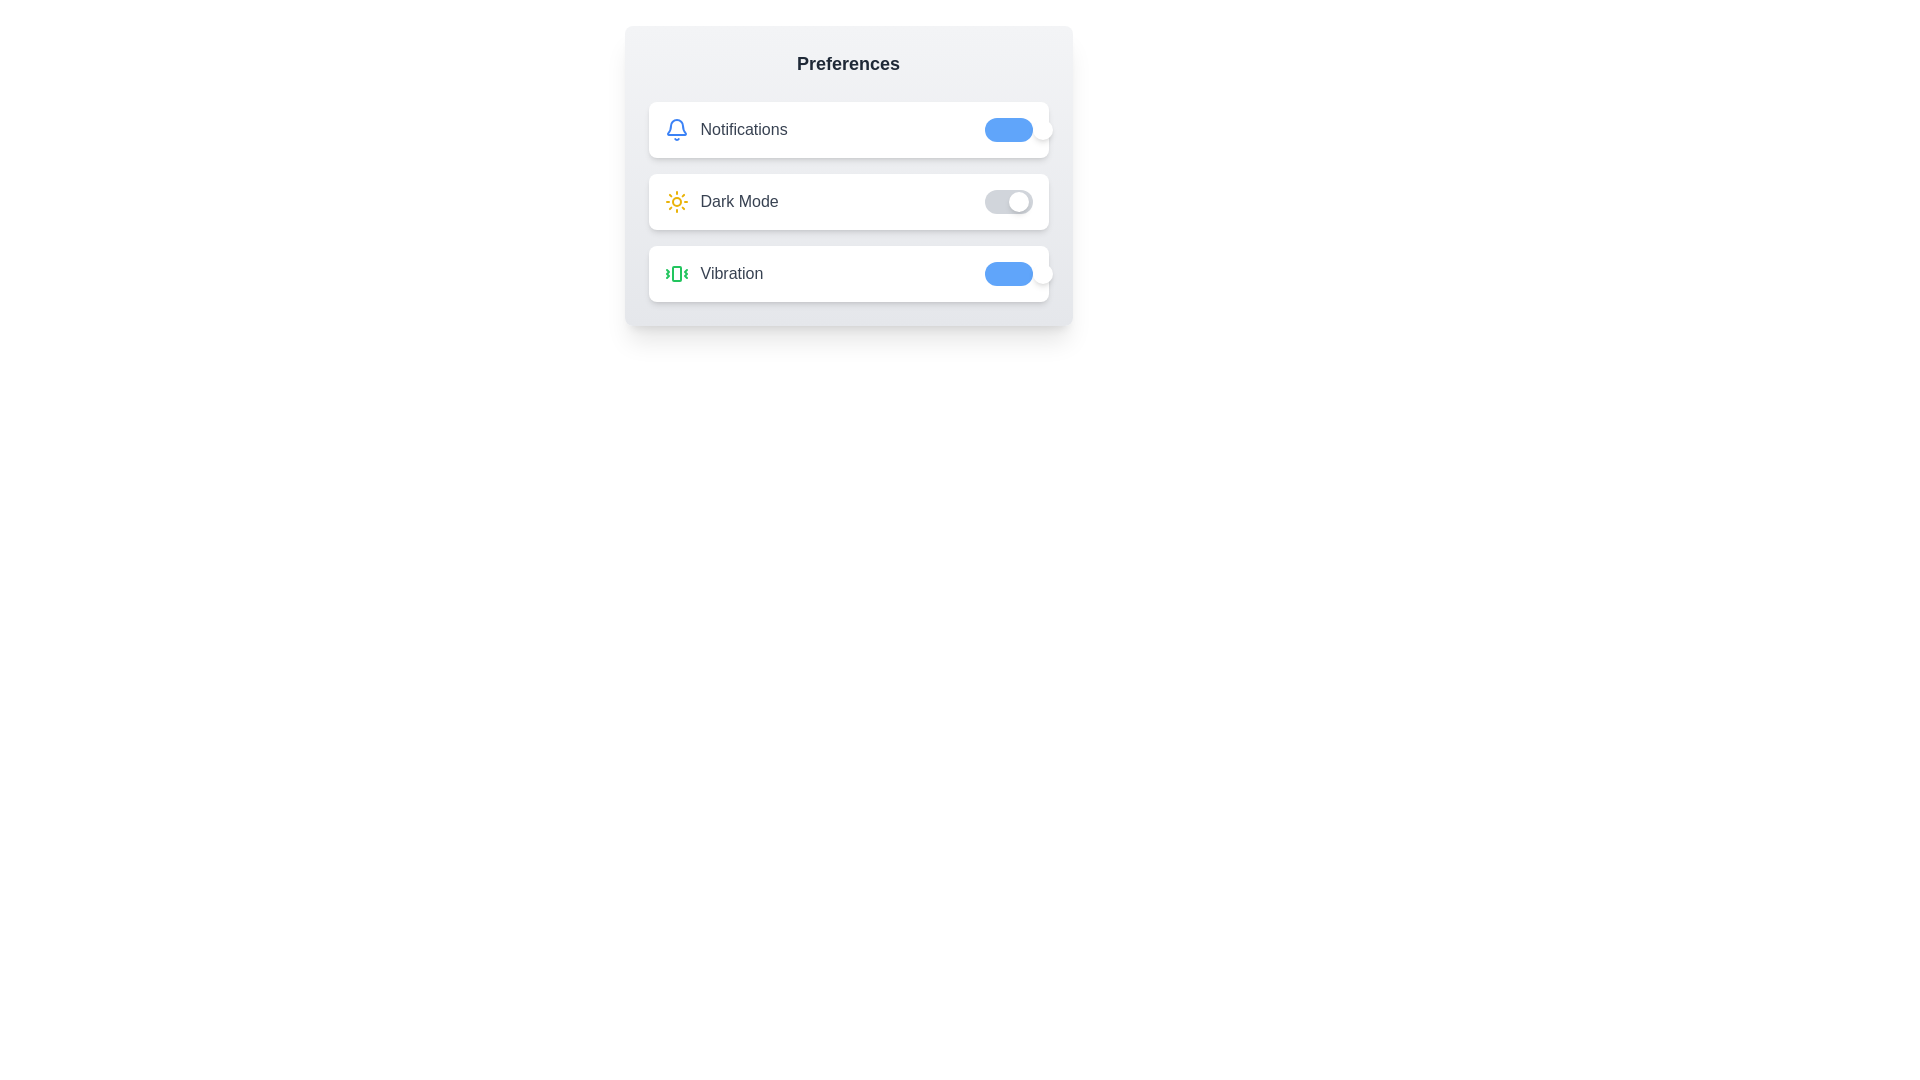 Image resolution: width=1920 pixels, height=1080 pixels. Describe the element at coordinates (848, 201) in the screenshot. I see `the toggle switch for the 'Dark Mode' settings option, which is the second item in a vertical stack of settings options, located between 'Notifications' and 'Vibration'` at that location.